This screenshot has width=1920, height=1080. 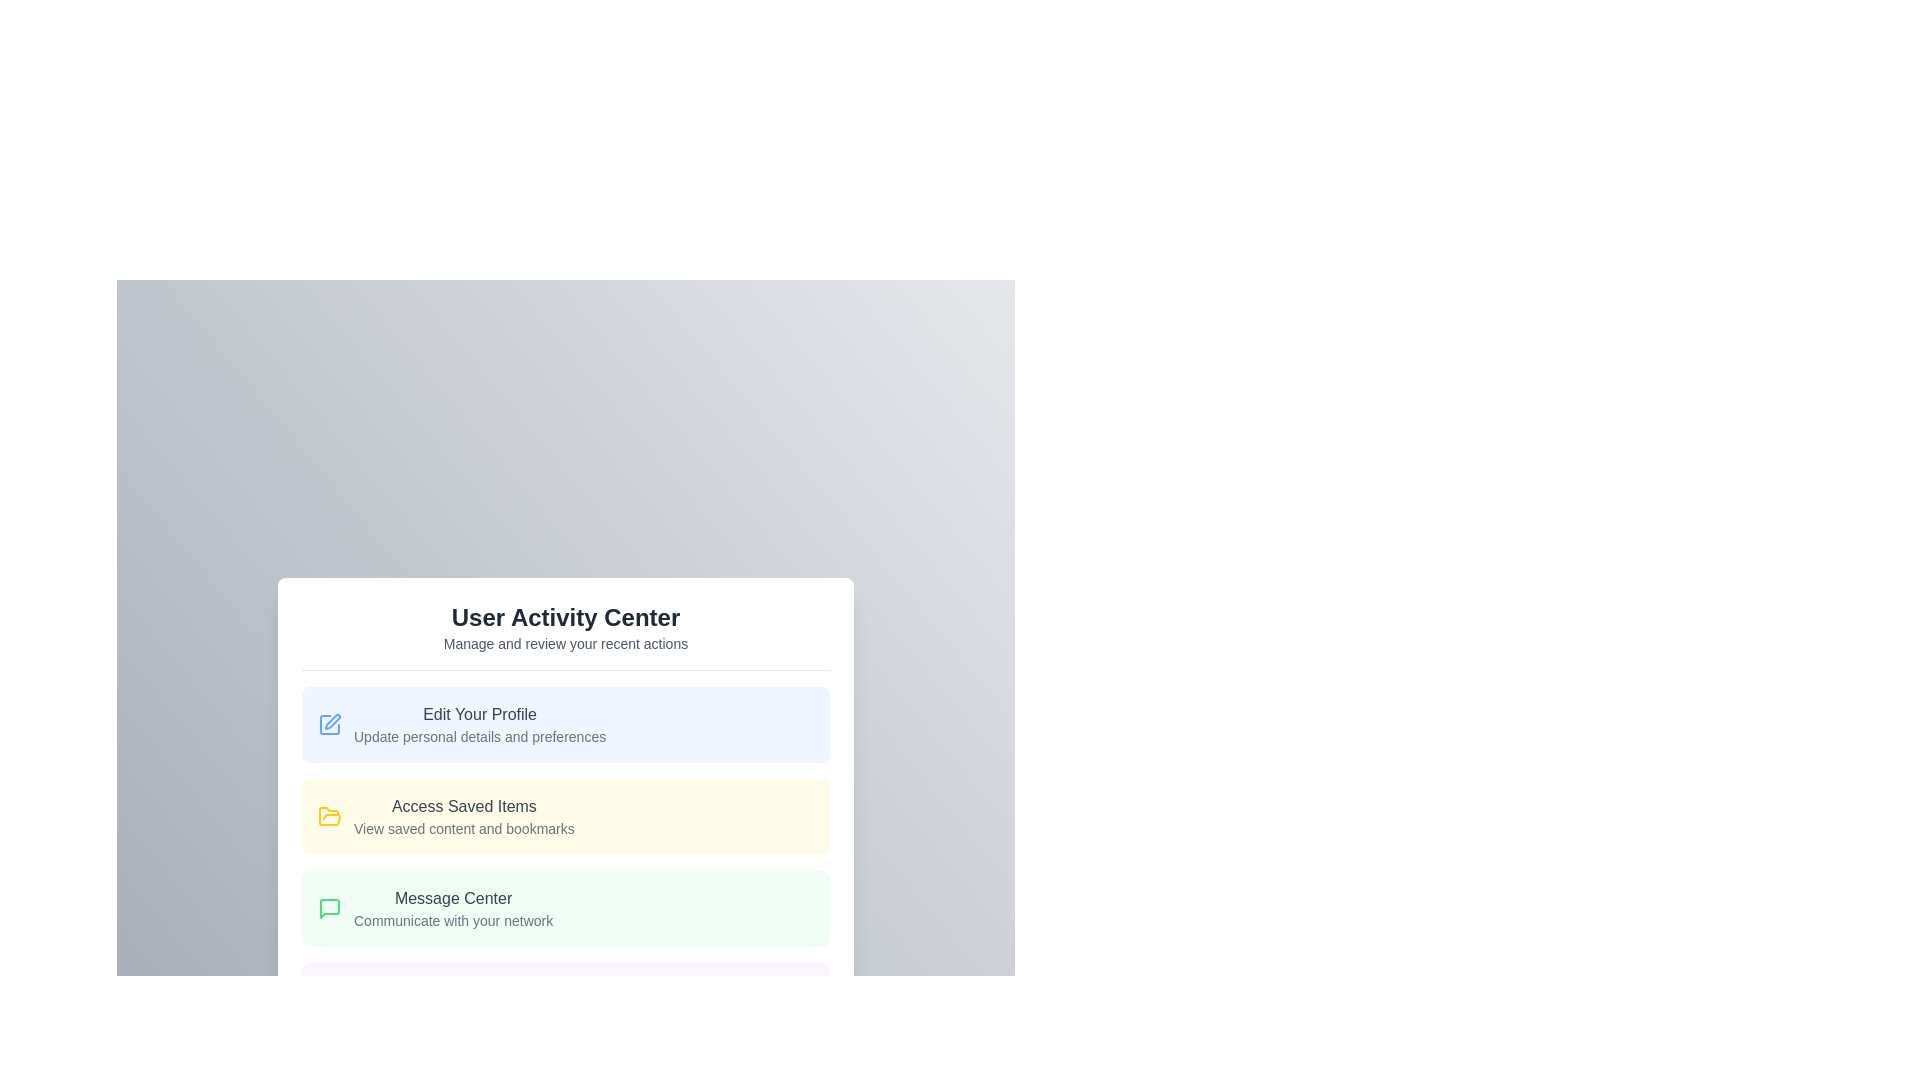 I want to click on the blue outlined square icon that resembles a pen, located to the left of the 'Edit Your Profile' label in the 'User Activity Center' section, so click(x=330, y=724).